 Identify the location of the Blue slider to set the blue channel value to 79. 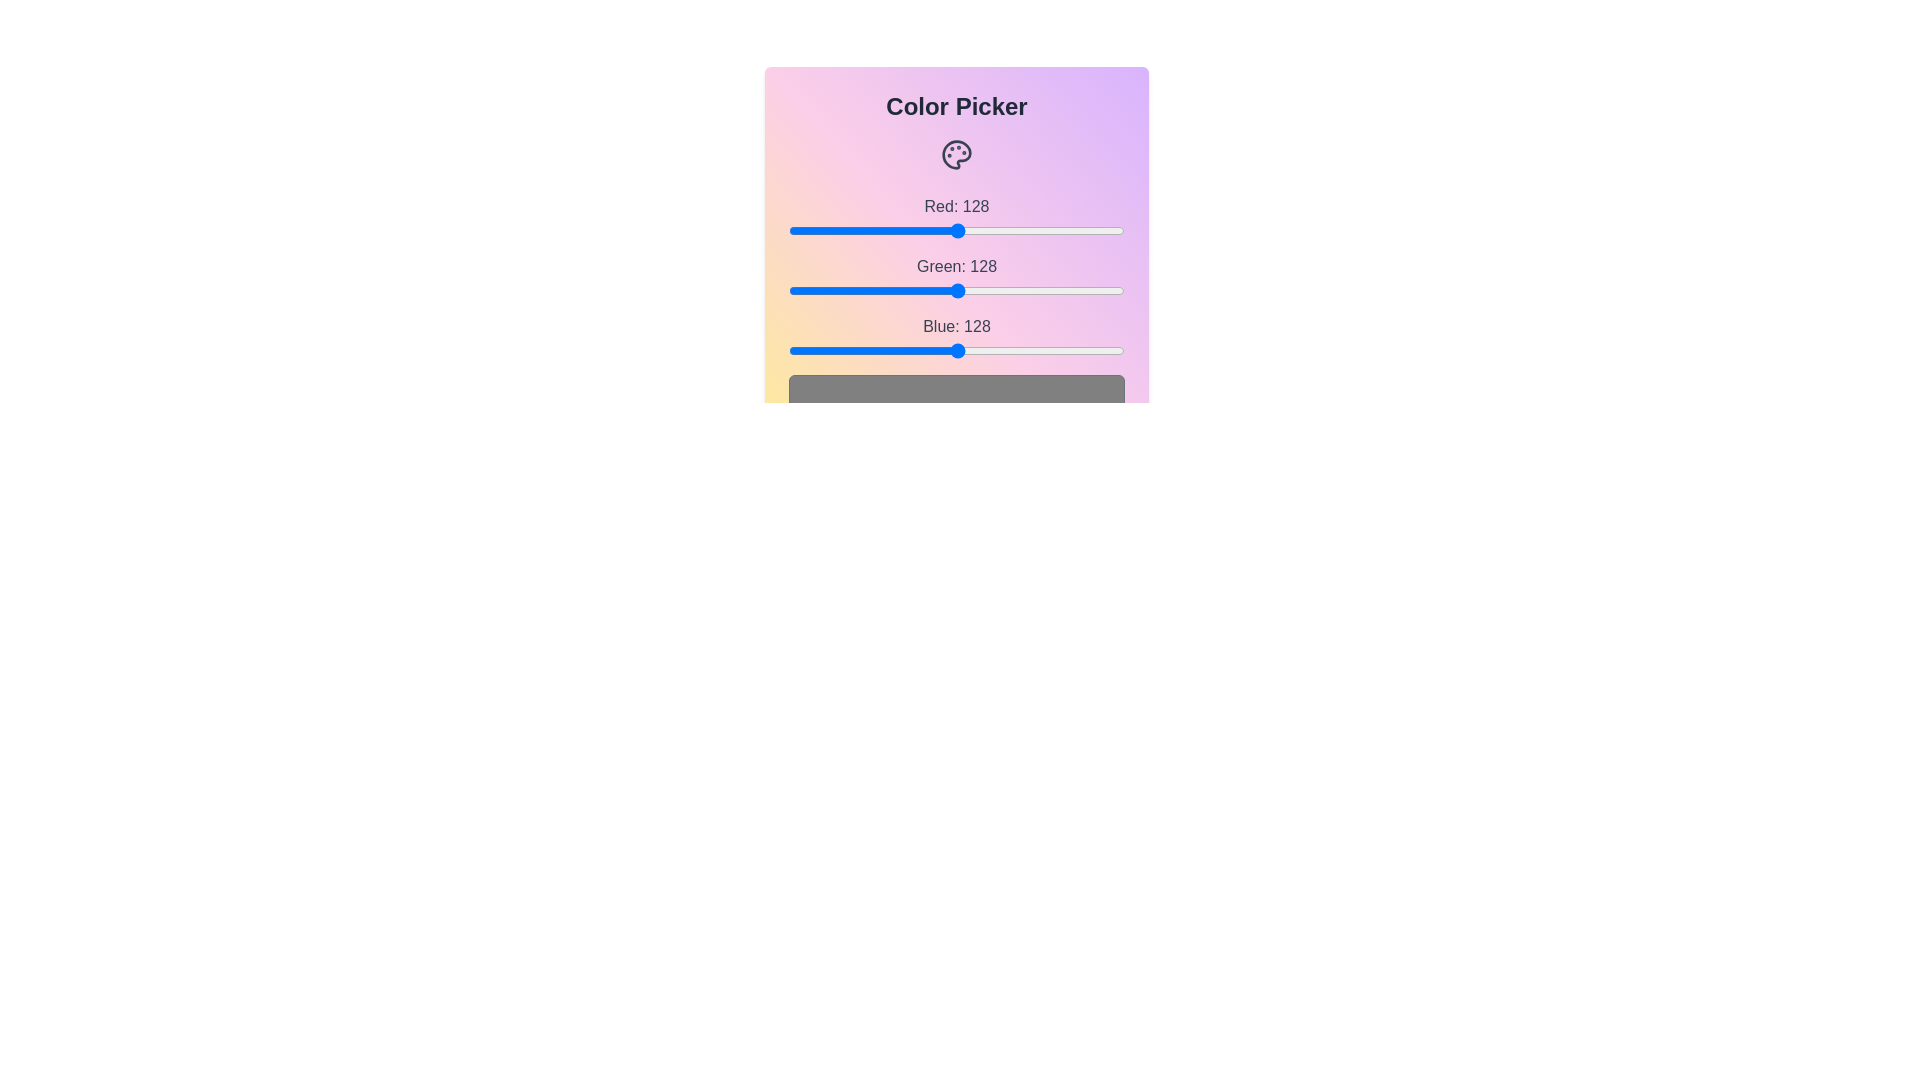
(892, 350).